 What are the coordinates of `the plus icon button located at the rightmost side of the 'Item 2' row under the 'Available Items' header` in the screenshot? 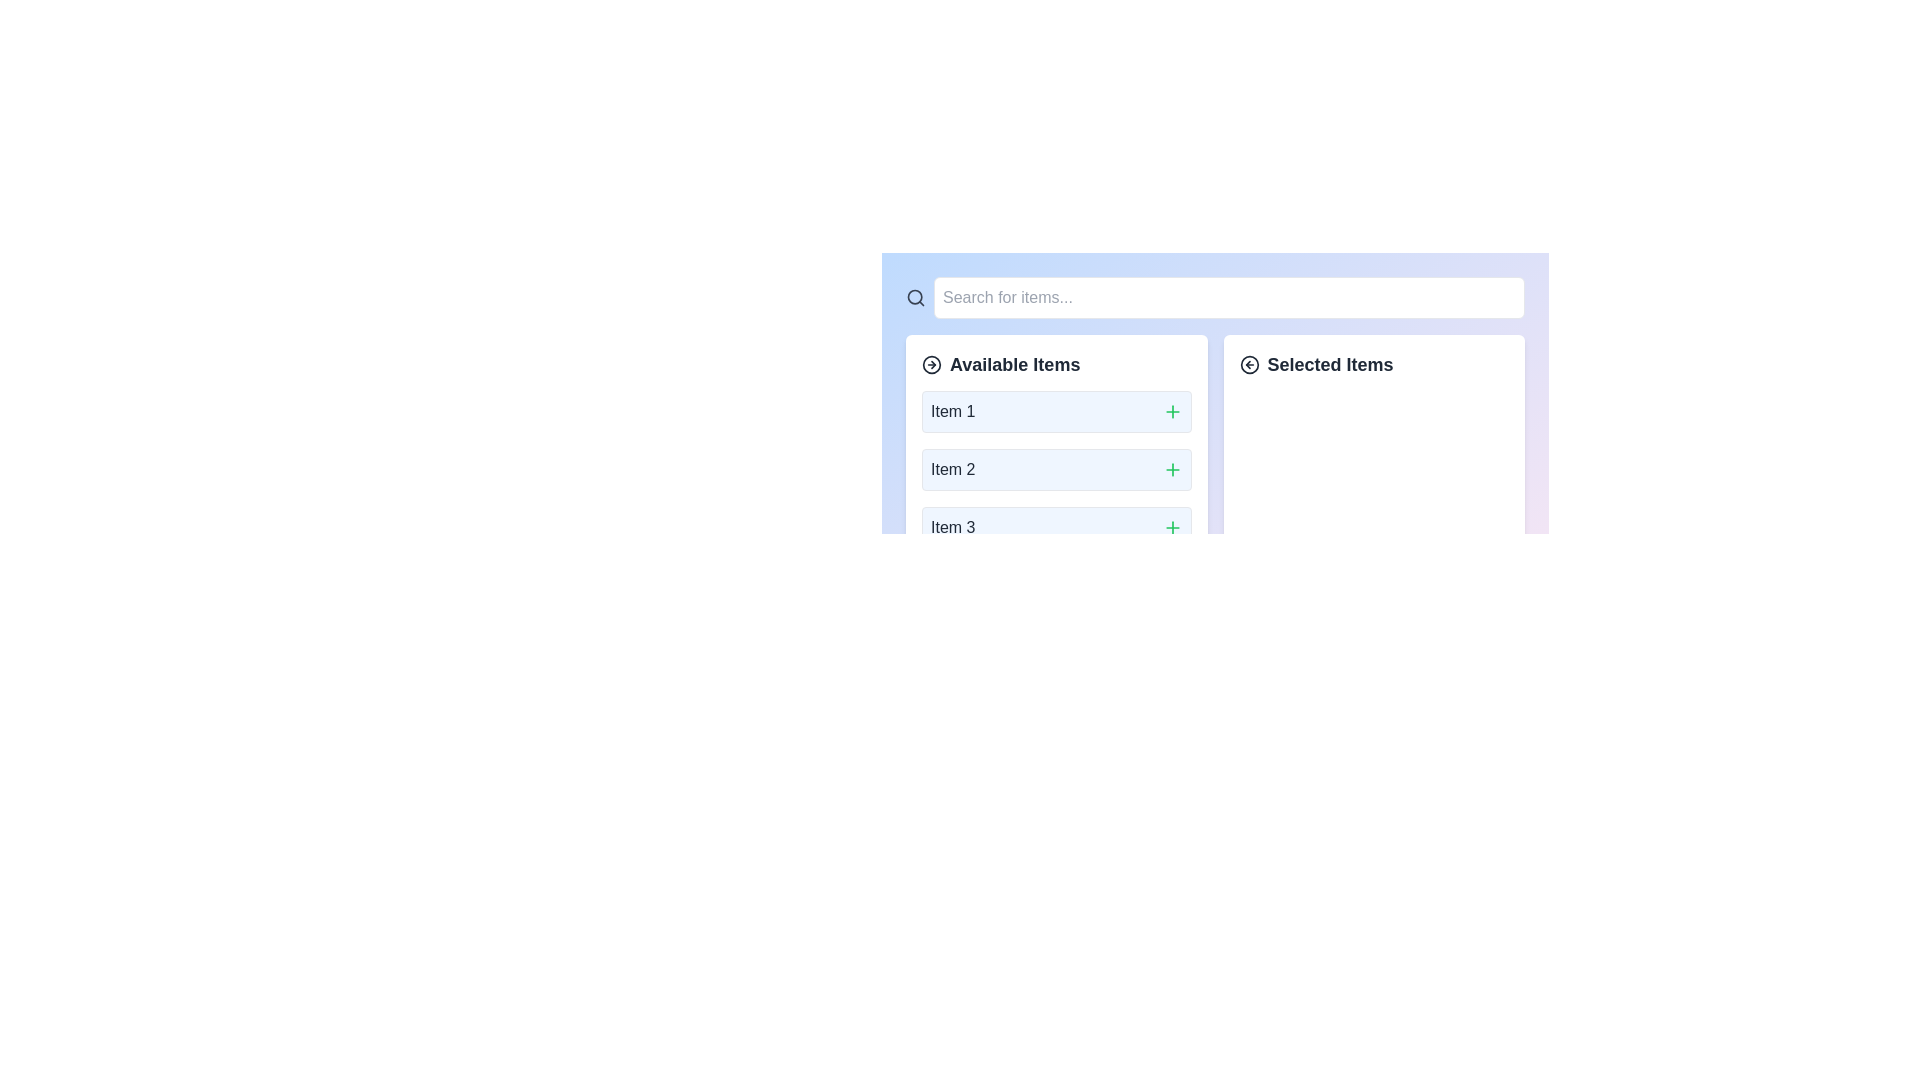 It's located at (1172, 470).